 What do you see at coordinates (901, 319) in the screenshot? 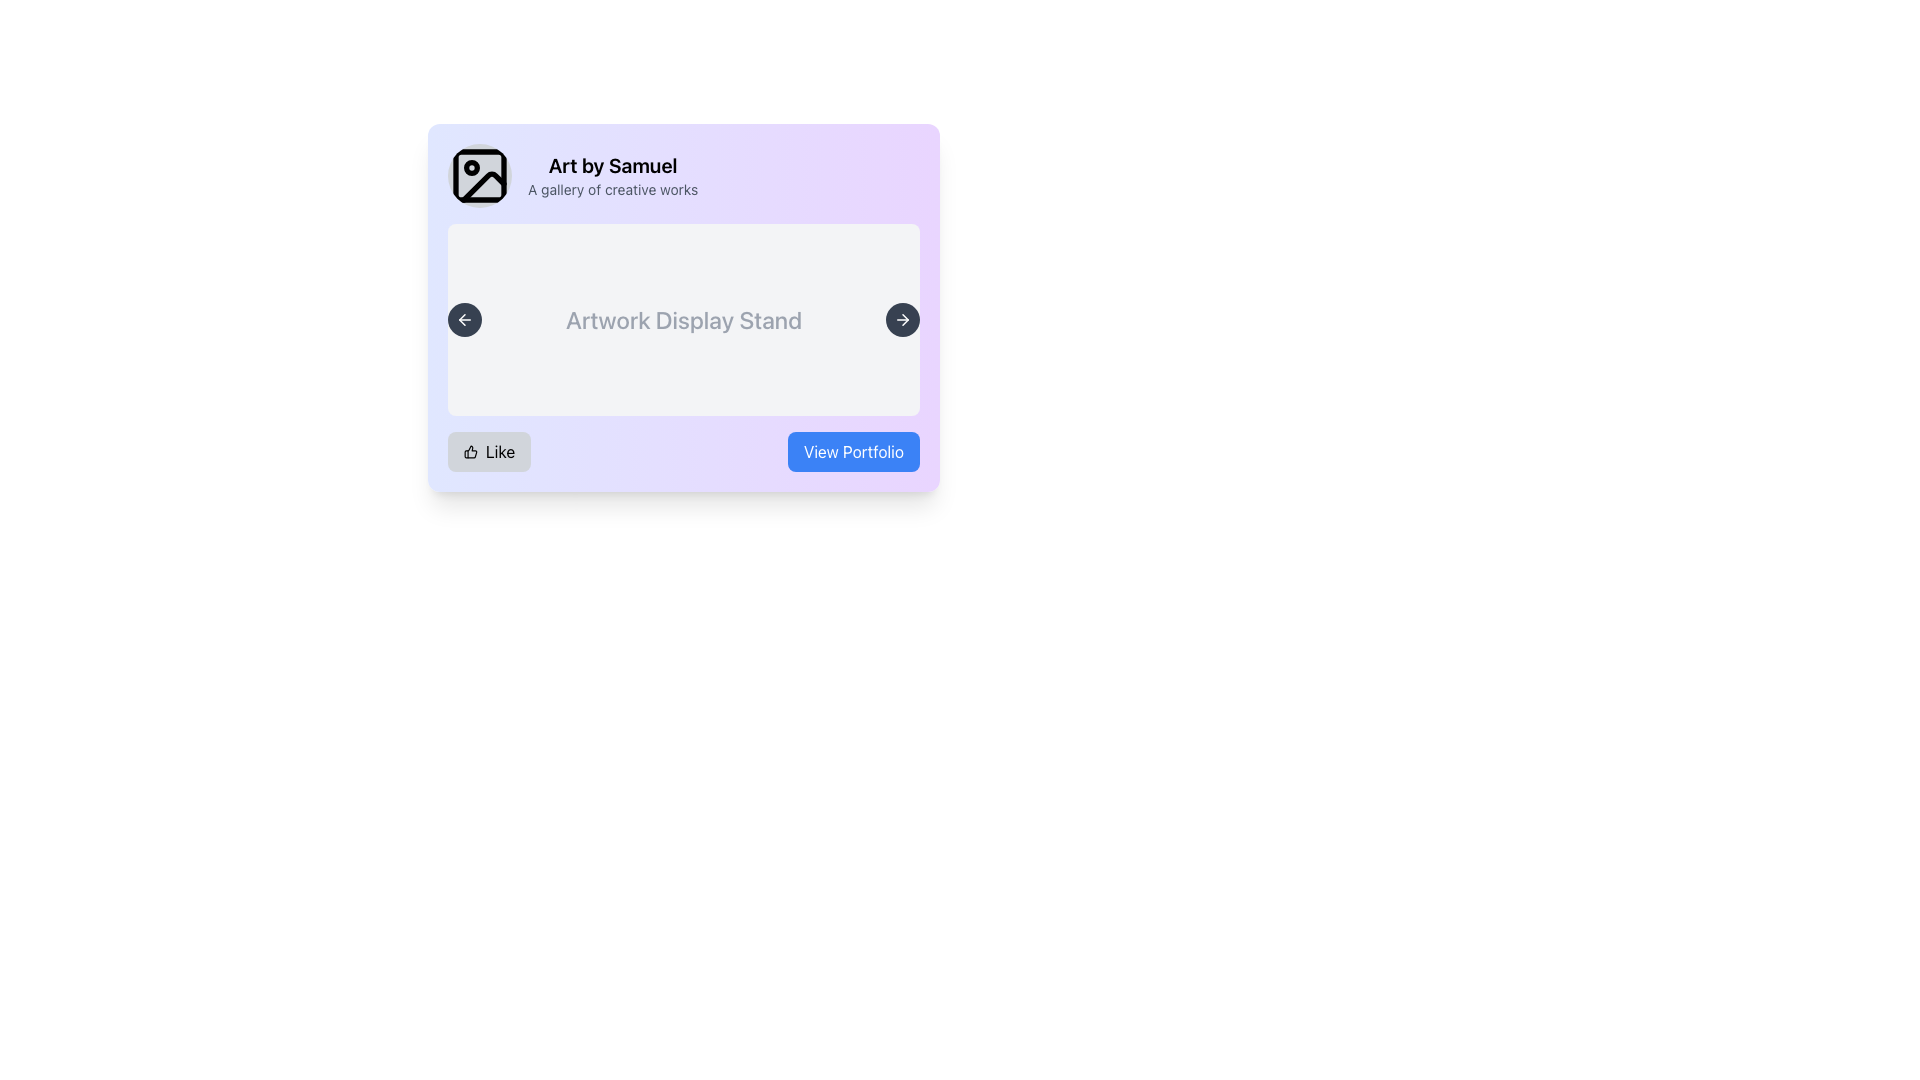
I see `the arrow icon button located inside a small circular button` at bounding box center [901, 319].